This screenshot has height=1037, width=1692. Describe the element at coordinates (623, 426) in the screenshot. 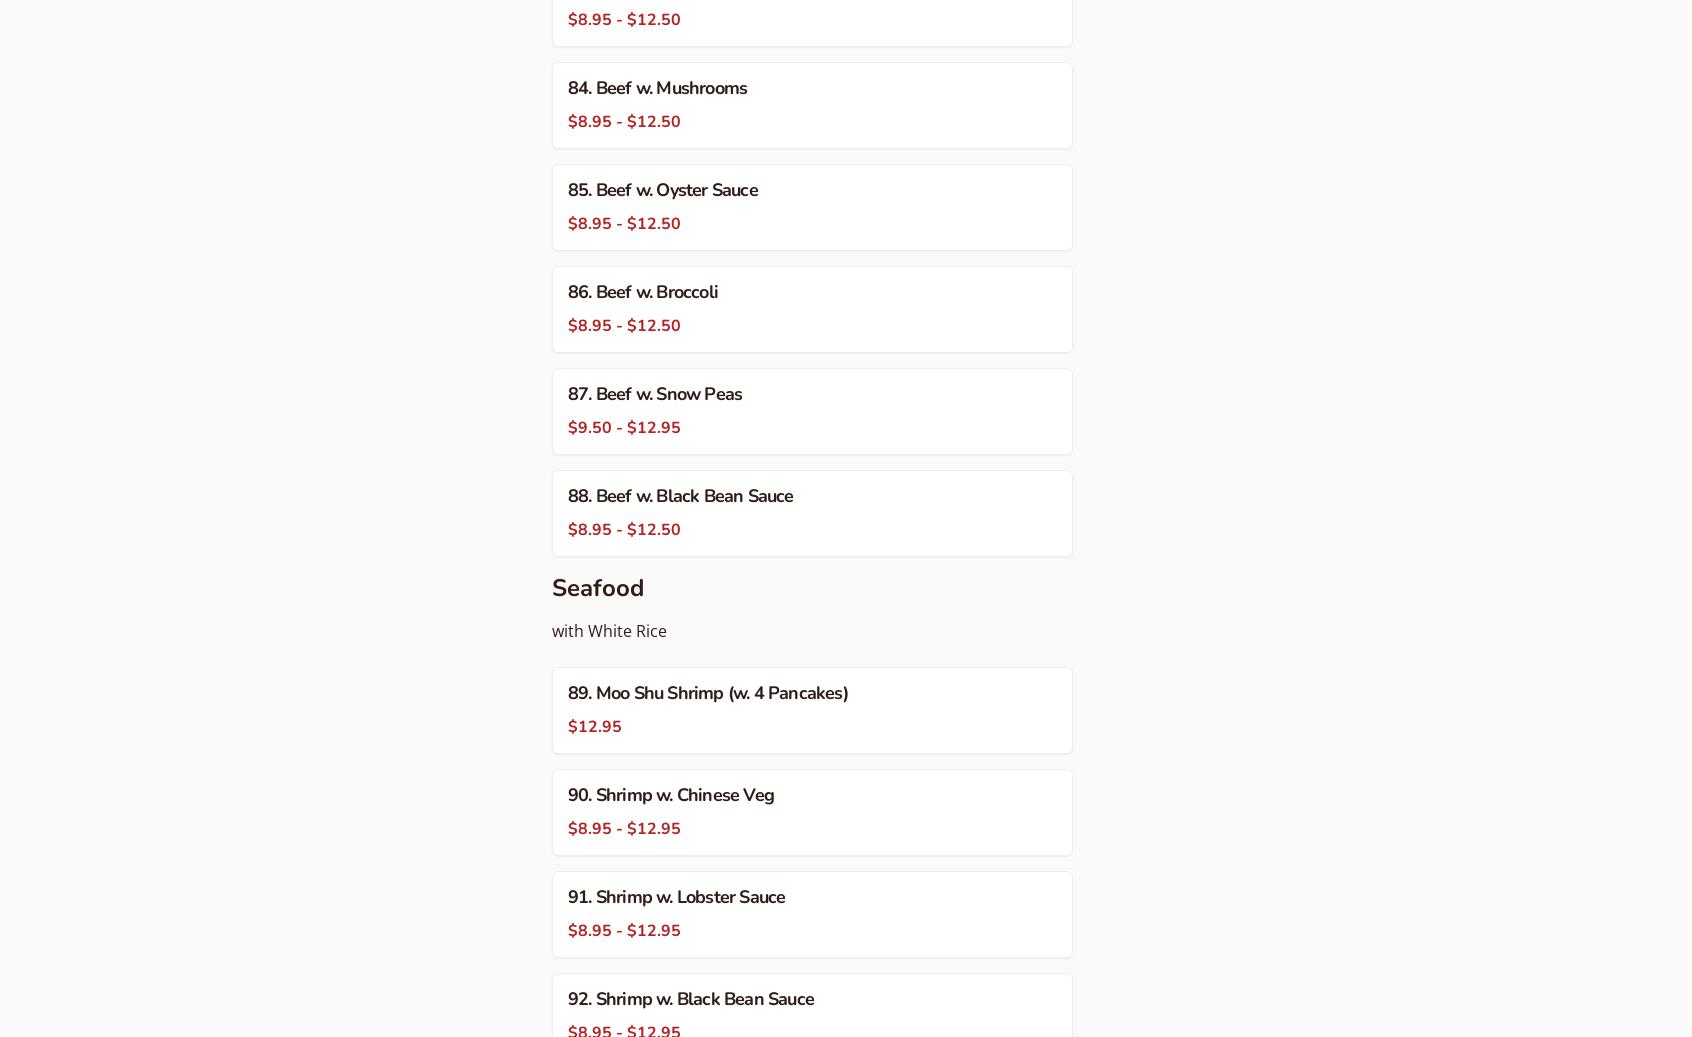

I see `'$9.50 - $12.95'` at that location.